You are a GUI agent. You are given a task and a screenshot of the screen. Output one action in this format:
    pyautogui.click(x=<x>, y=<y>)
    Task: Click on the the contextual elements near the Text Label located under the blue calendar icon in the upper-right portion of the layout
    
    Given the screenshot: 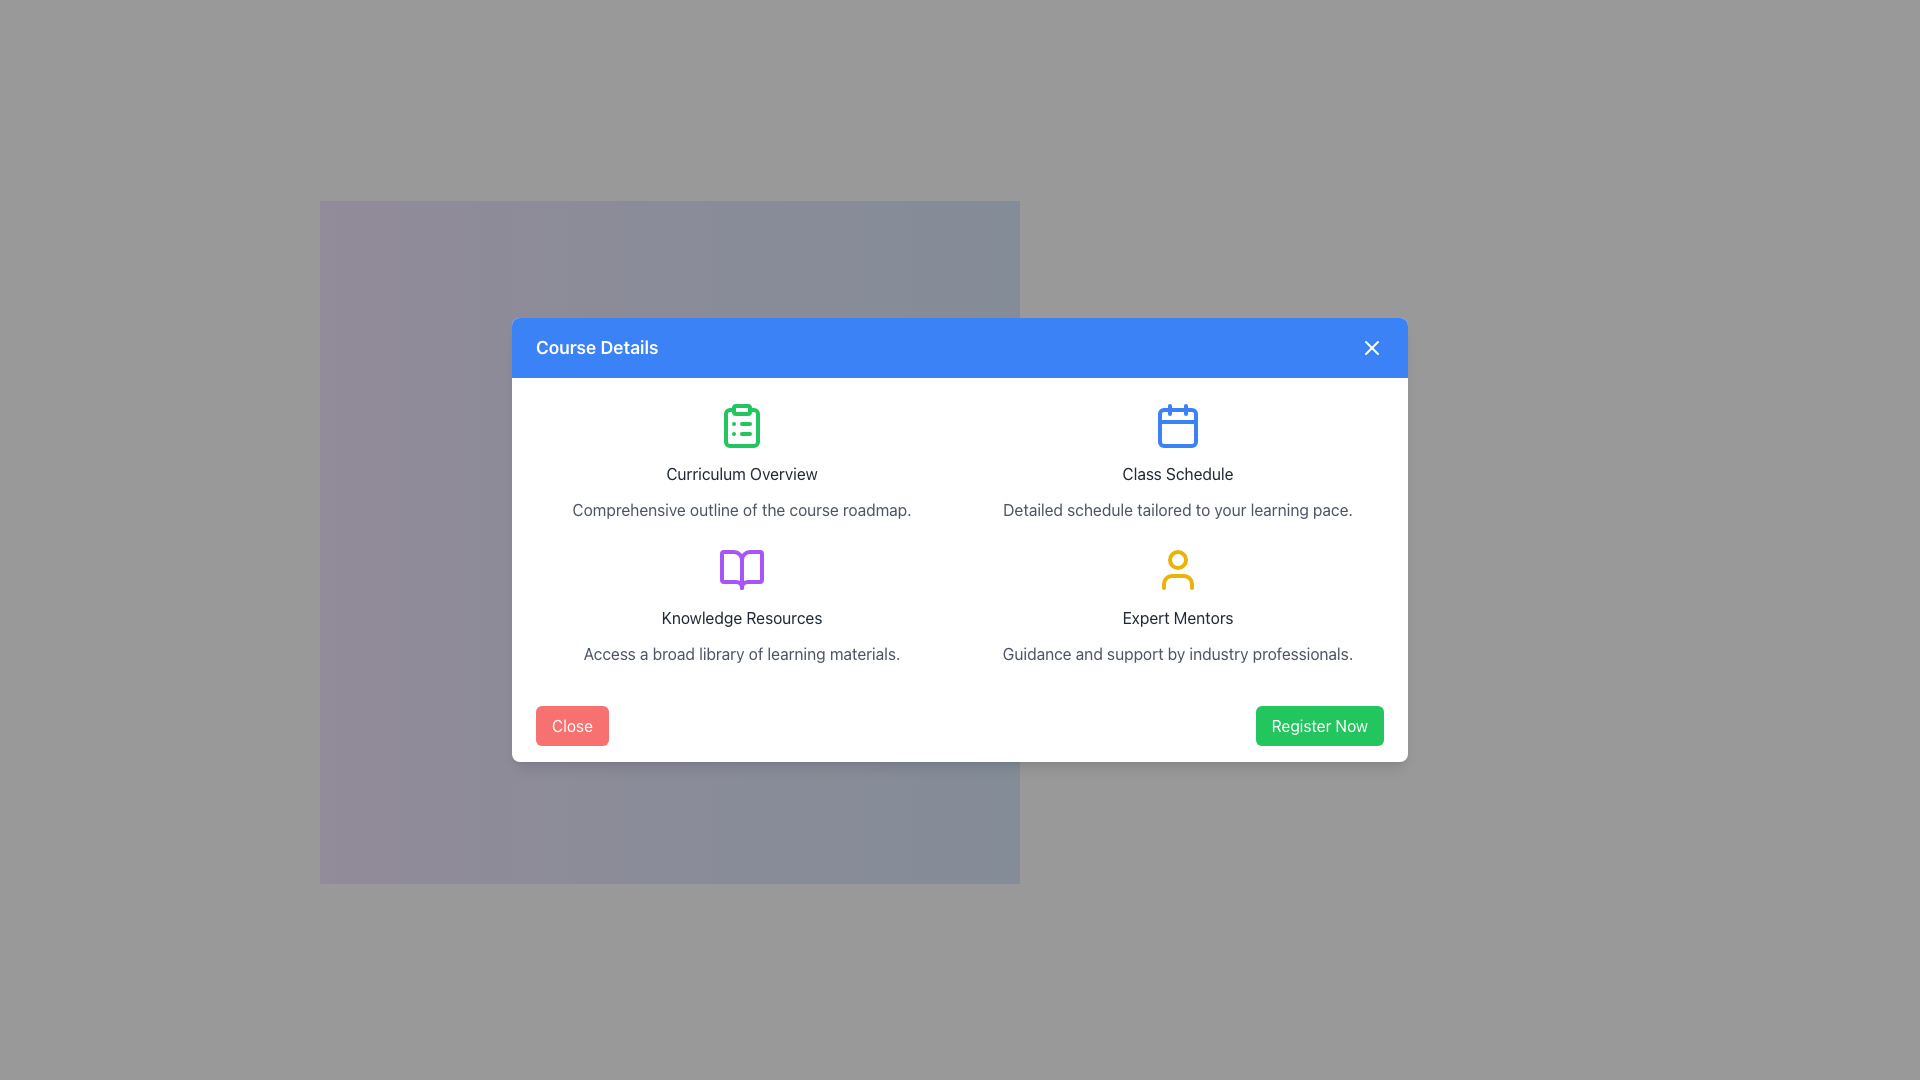 What is the action you would take?
    pyautogui.click(x=1177, y=474)
    